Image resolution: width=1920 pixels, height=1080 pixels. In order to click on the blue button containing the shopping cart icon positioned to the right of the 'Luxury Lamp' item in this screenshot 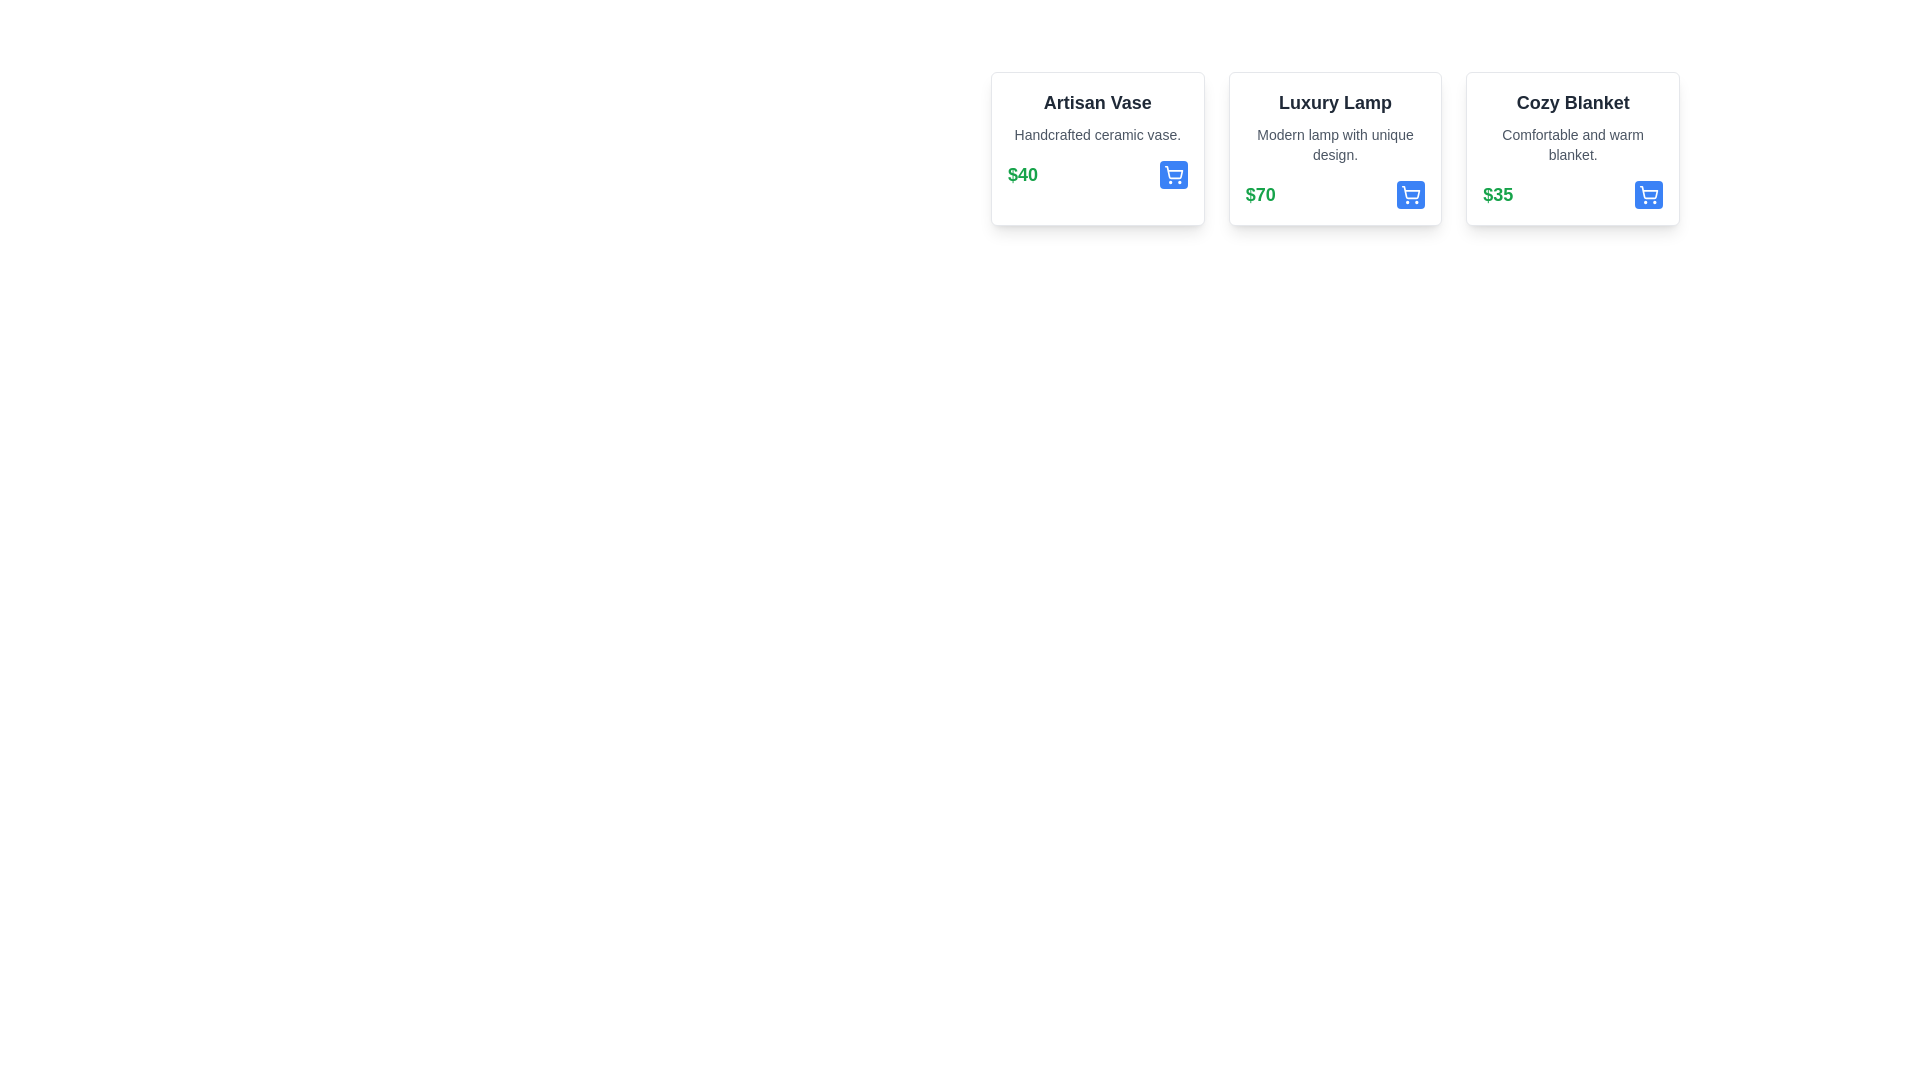, I will do `click(1410, 195)`.